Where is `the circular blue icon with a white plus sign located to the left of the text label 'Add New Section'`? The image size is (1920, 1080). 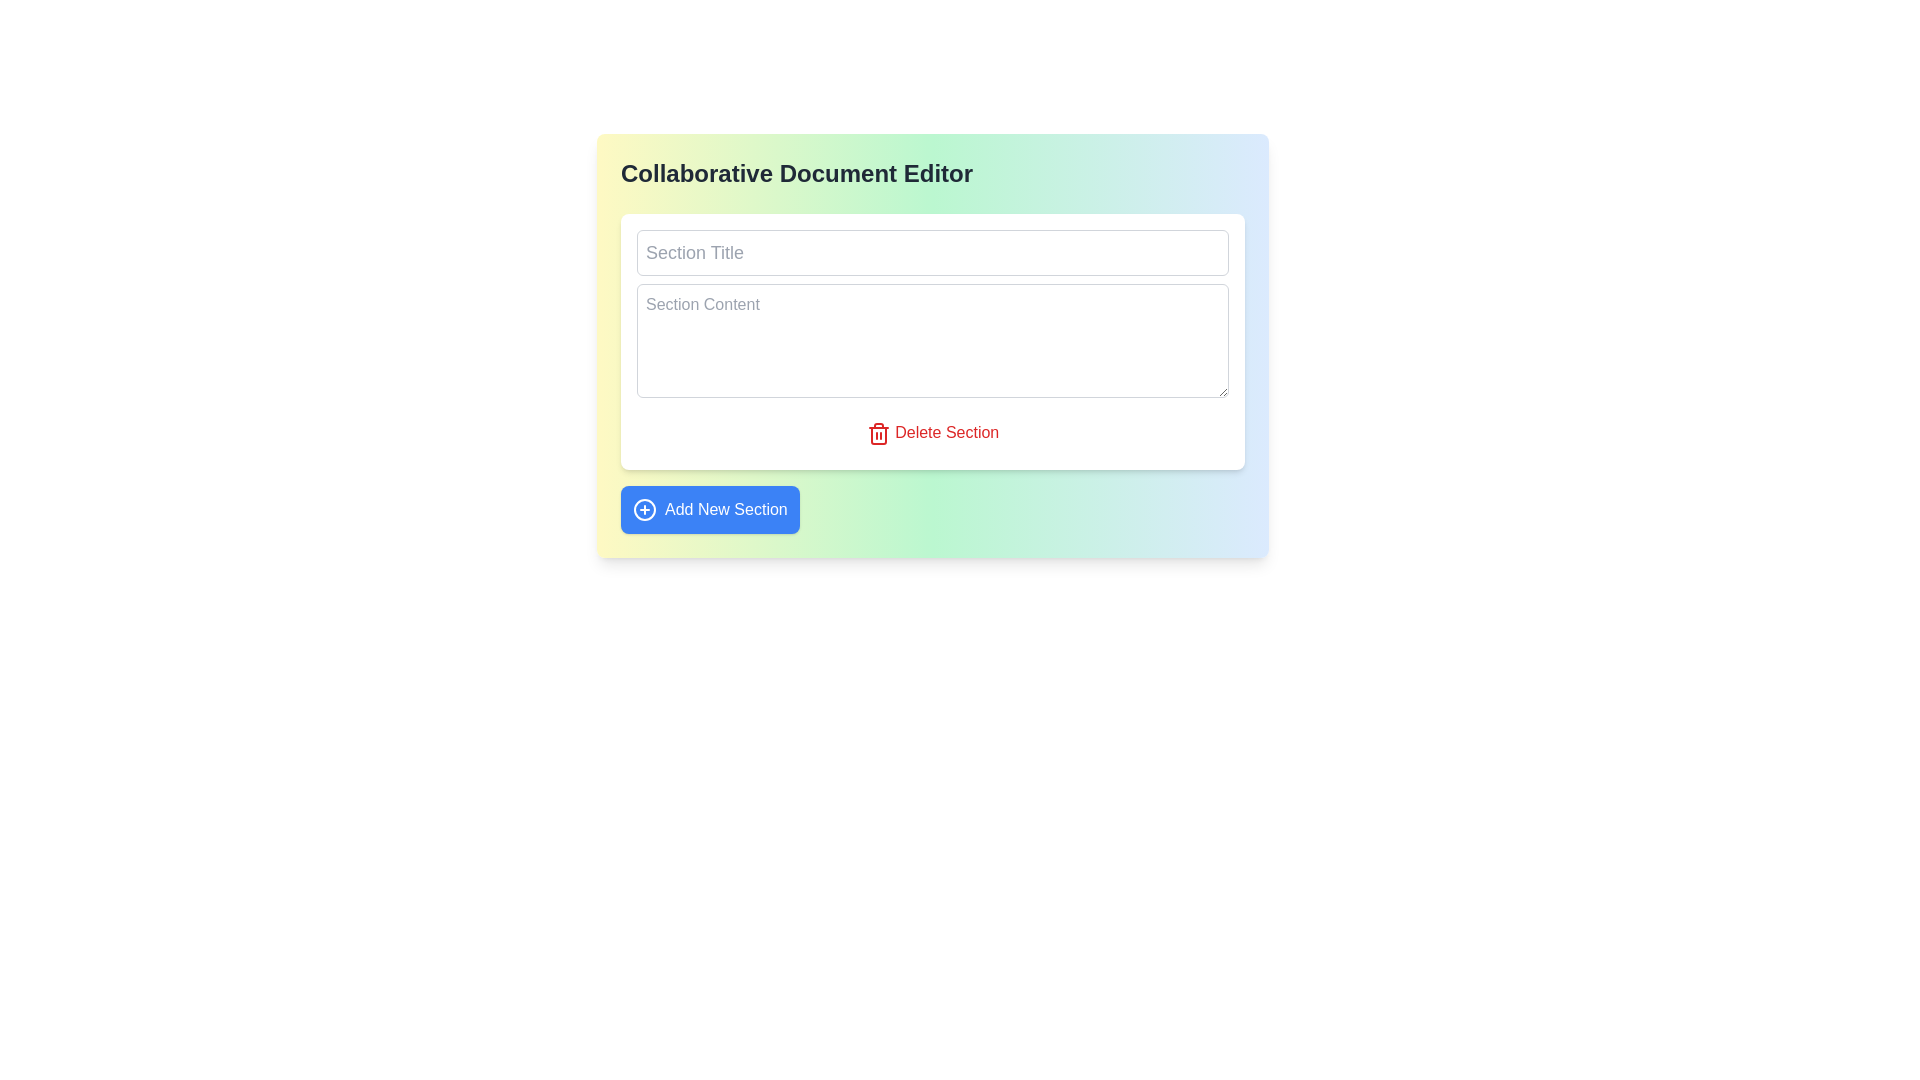 the circular blue icon with a white plus sign located to the left of the text label 'Add New Section' is located at coordinates (644, 508).